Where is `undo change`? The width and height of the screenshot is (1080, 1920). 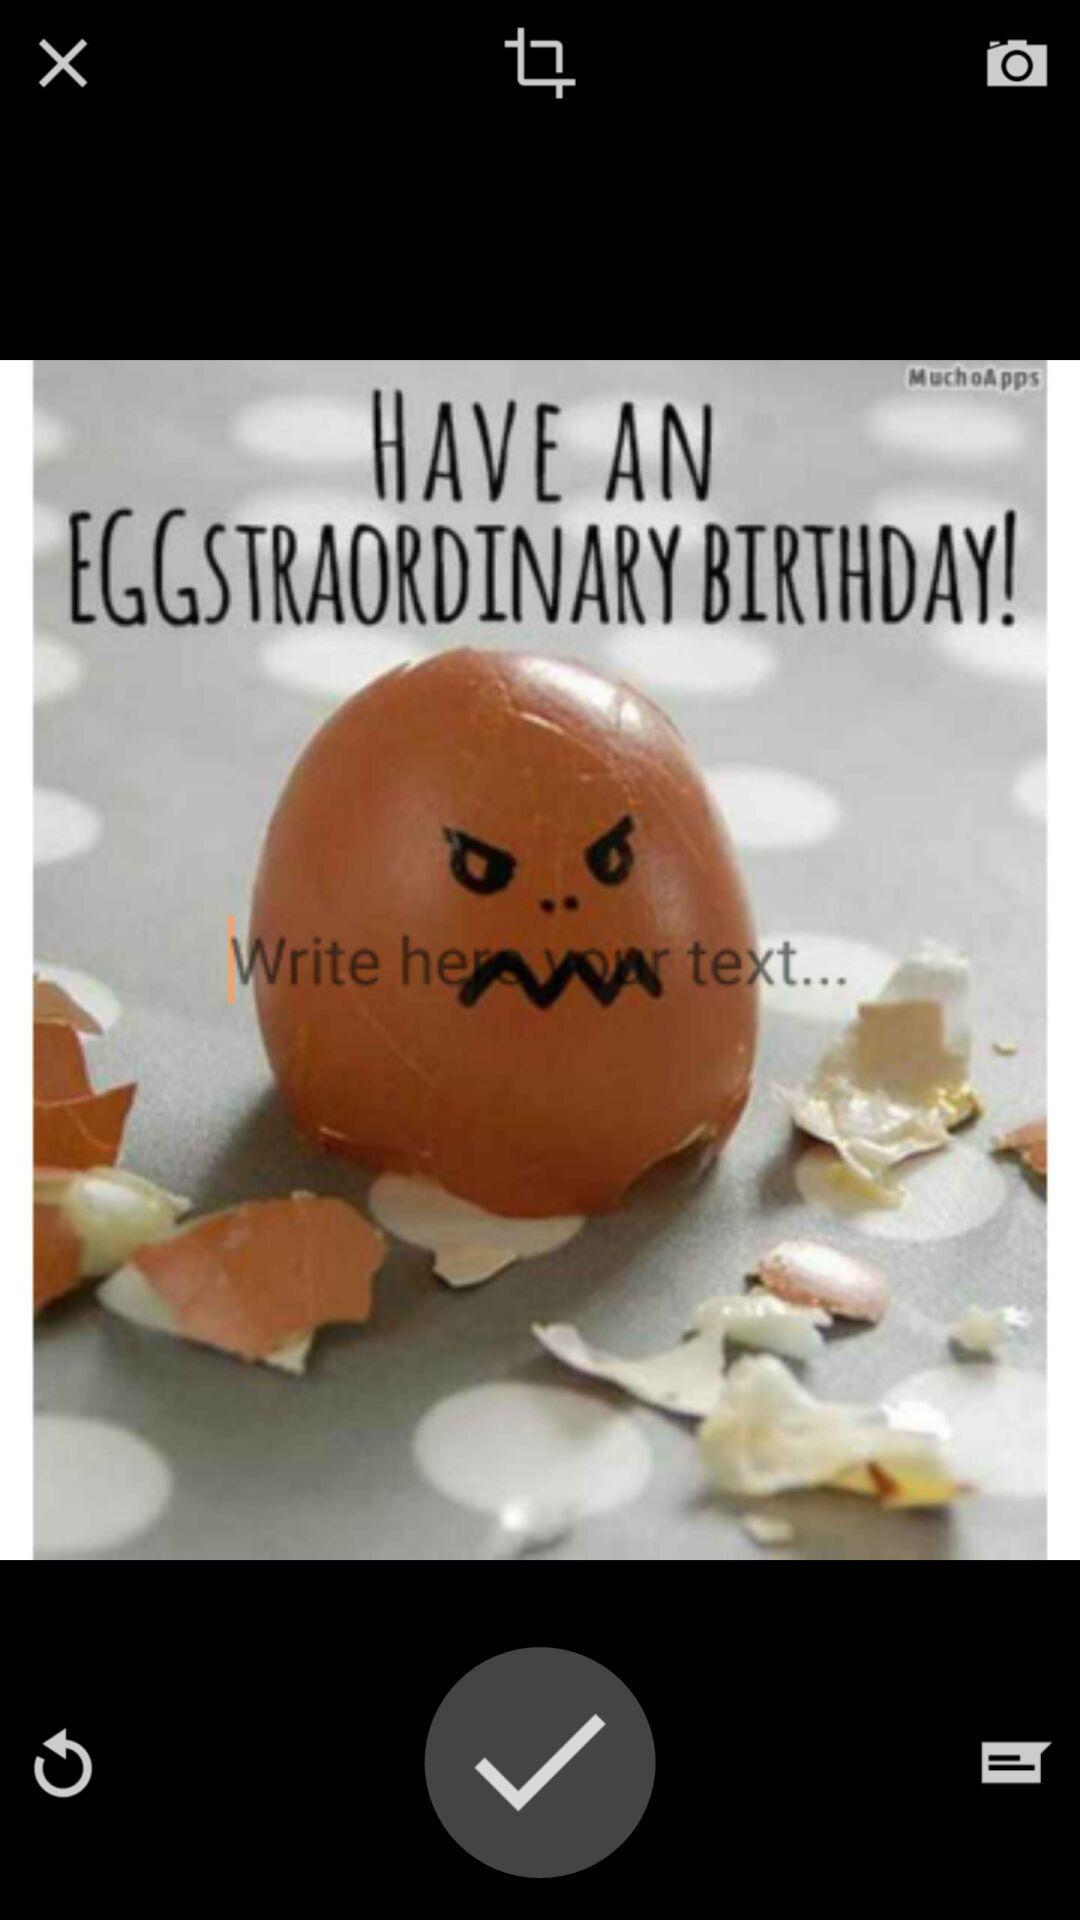
undo change is located at coordinates (61, 1762).